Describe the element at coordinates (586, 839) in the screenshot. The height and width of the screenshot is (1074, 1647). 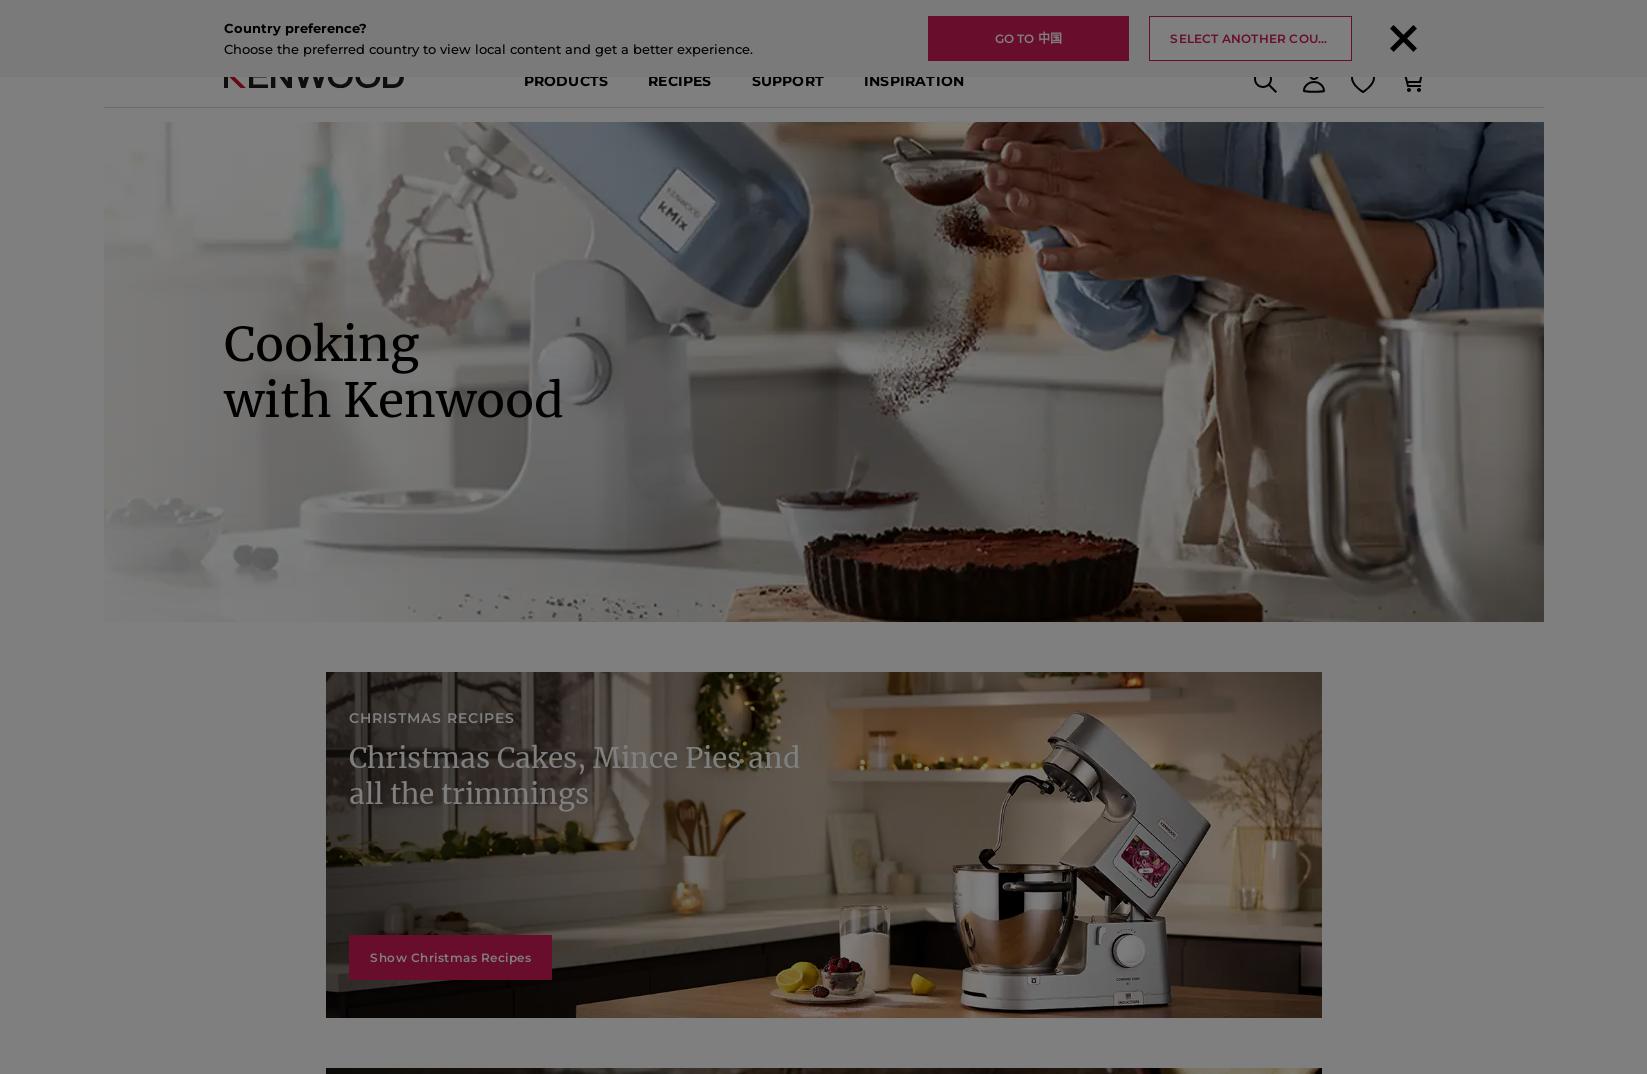
I see `'Christmas Cakes, Mince Pies and all the trimmings'` at that location.